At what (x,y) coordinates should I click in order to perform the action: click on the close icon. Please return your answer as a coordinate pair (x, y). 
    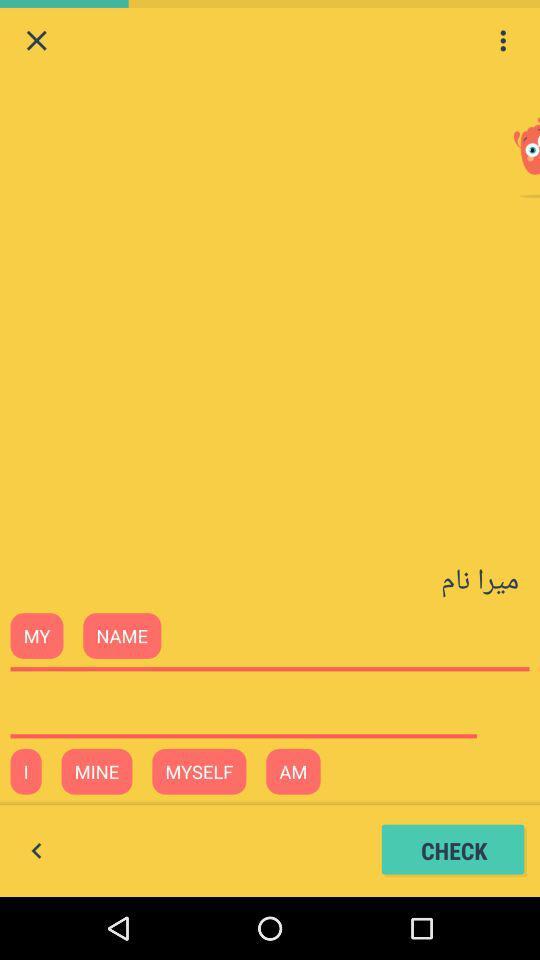
    Looking at the image, I should click on (36, 42).